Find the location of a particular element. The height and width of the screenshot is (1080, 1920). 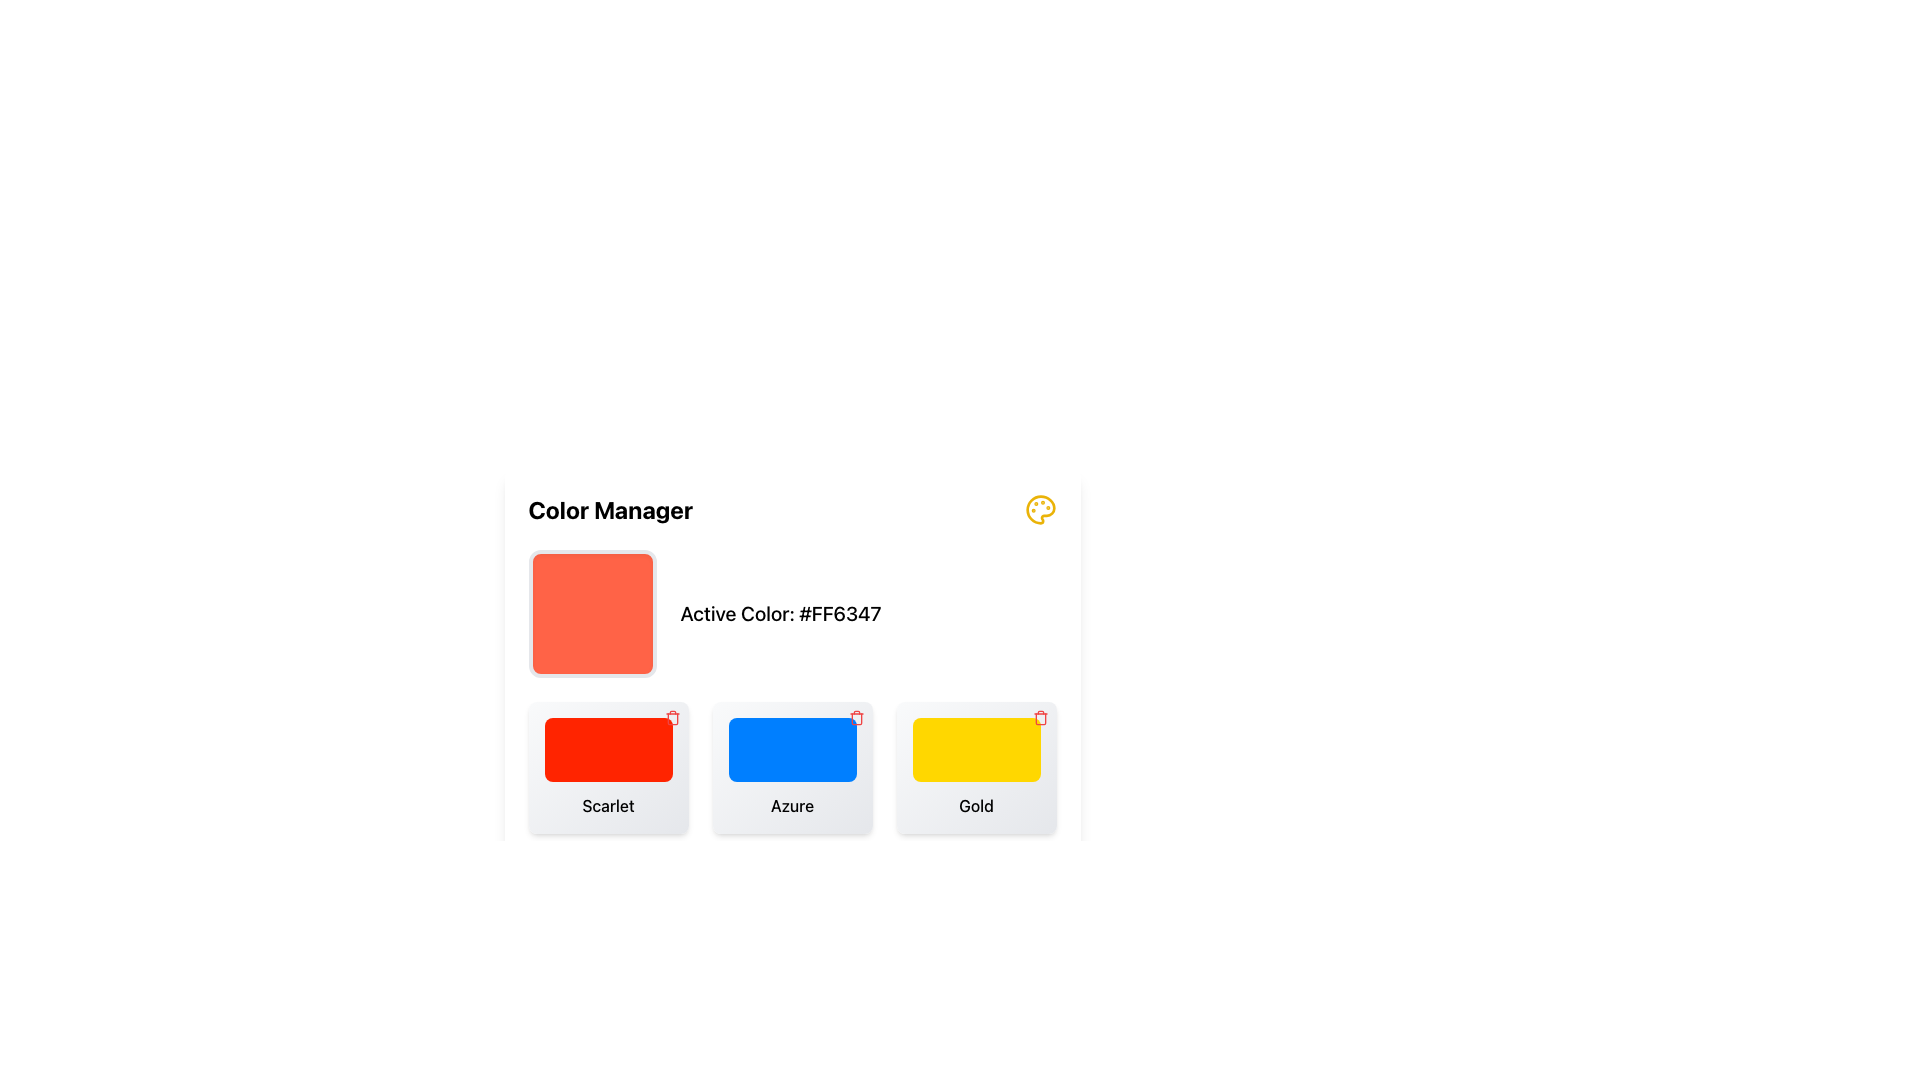

the 'Scarlet' color card is located at coordinates (607, 766).